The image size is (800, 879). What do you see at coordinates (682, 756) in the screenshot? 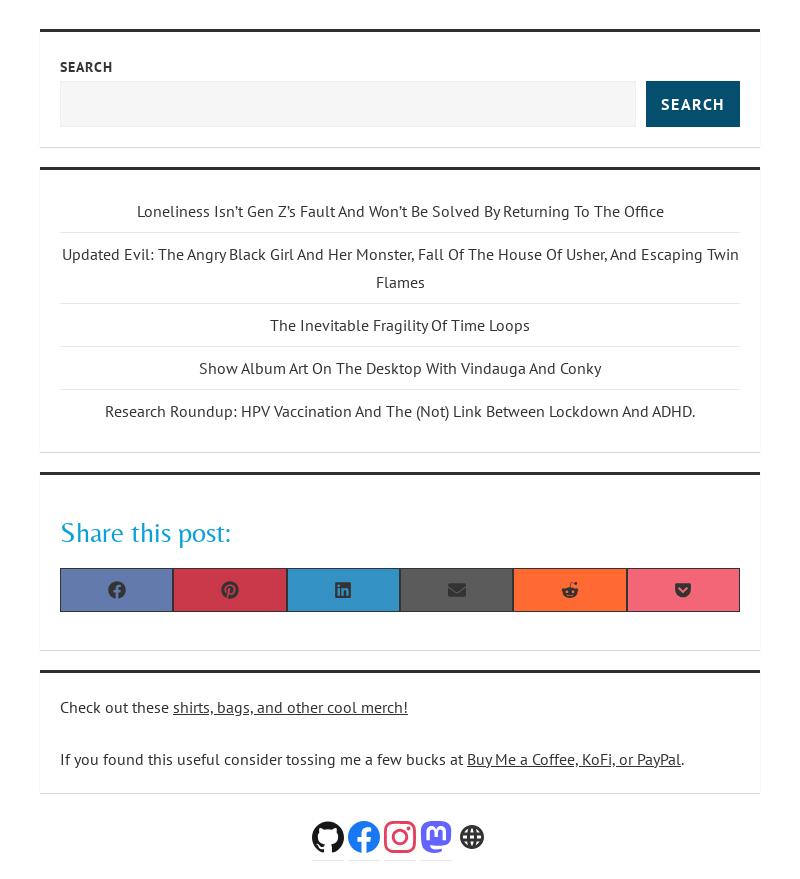
I see `'.'` at bounding box center [682, 756].